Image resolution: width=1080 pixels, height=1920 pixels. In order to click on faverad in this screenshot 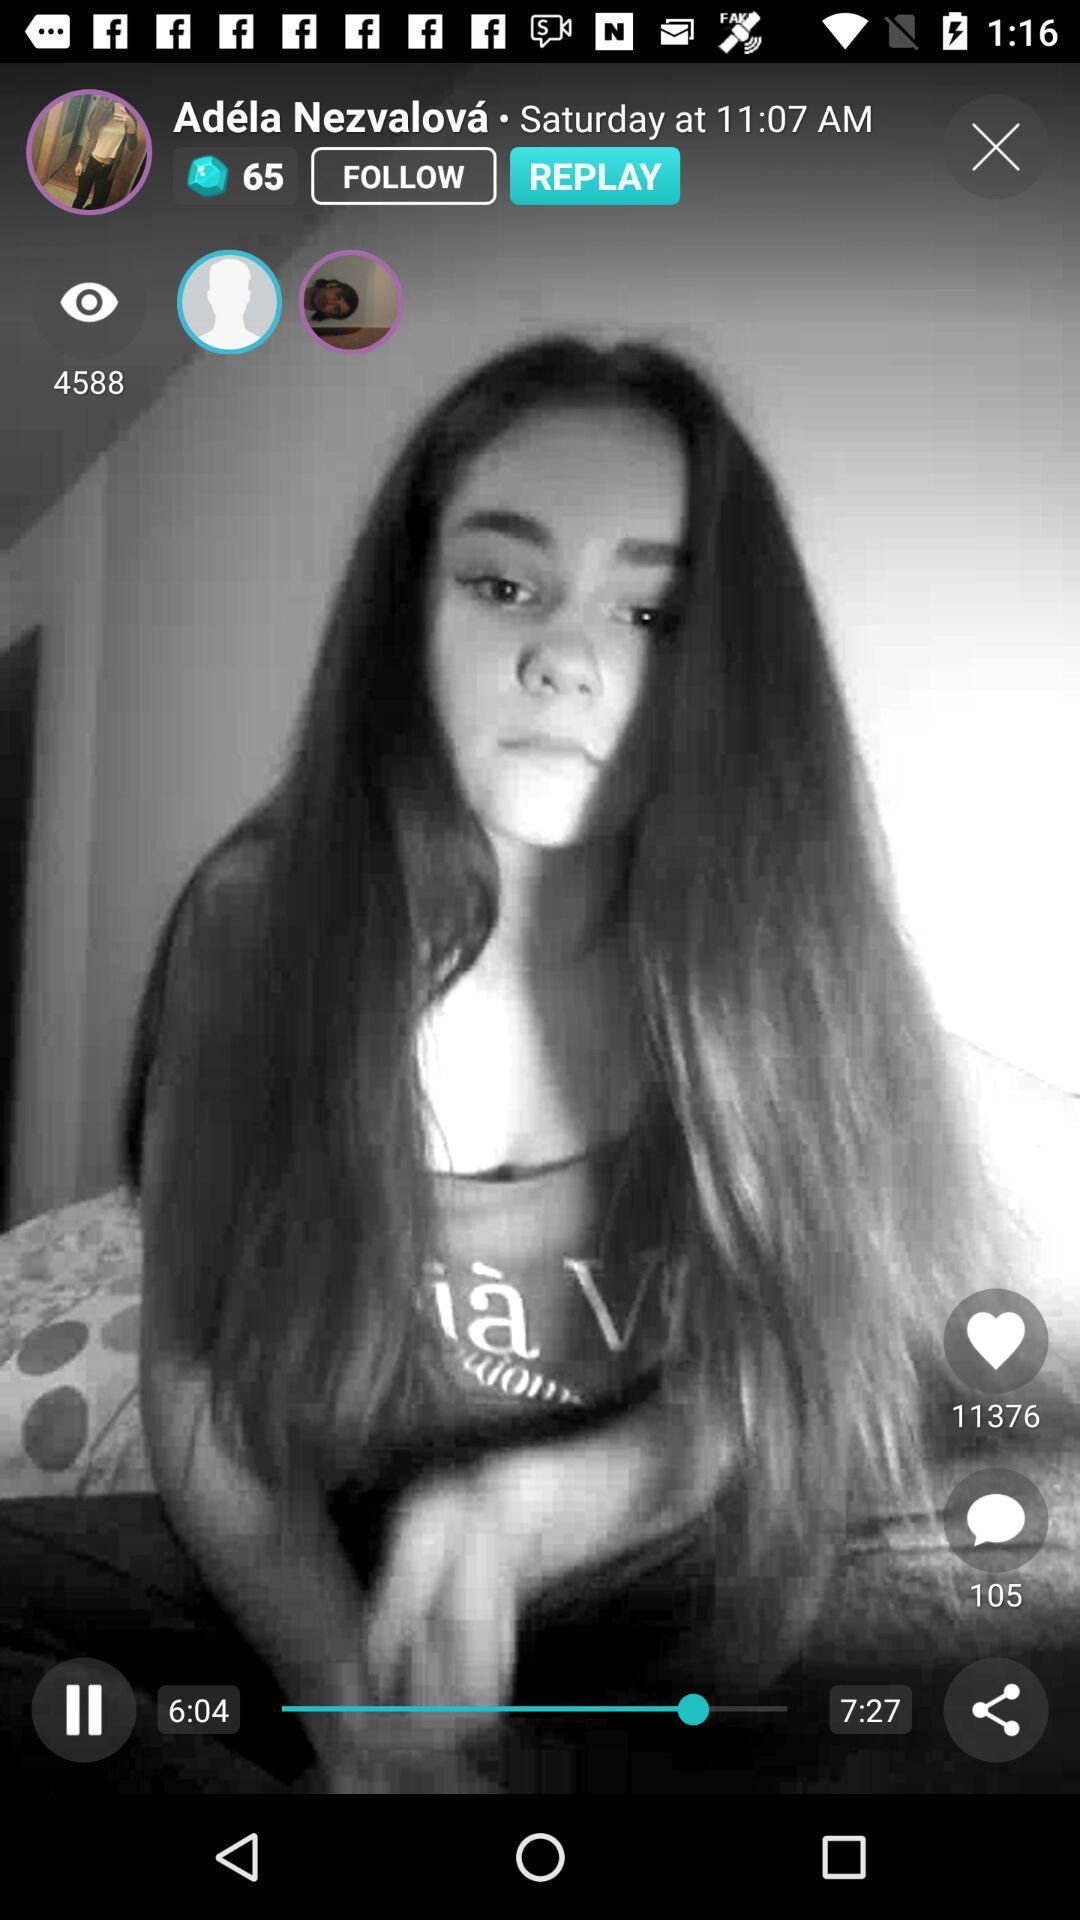, I will do `click(995, 1340)`.